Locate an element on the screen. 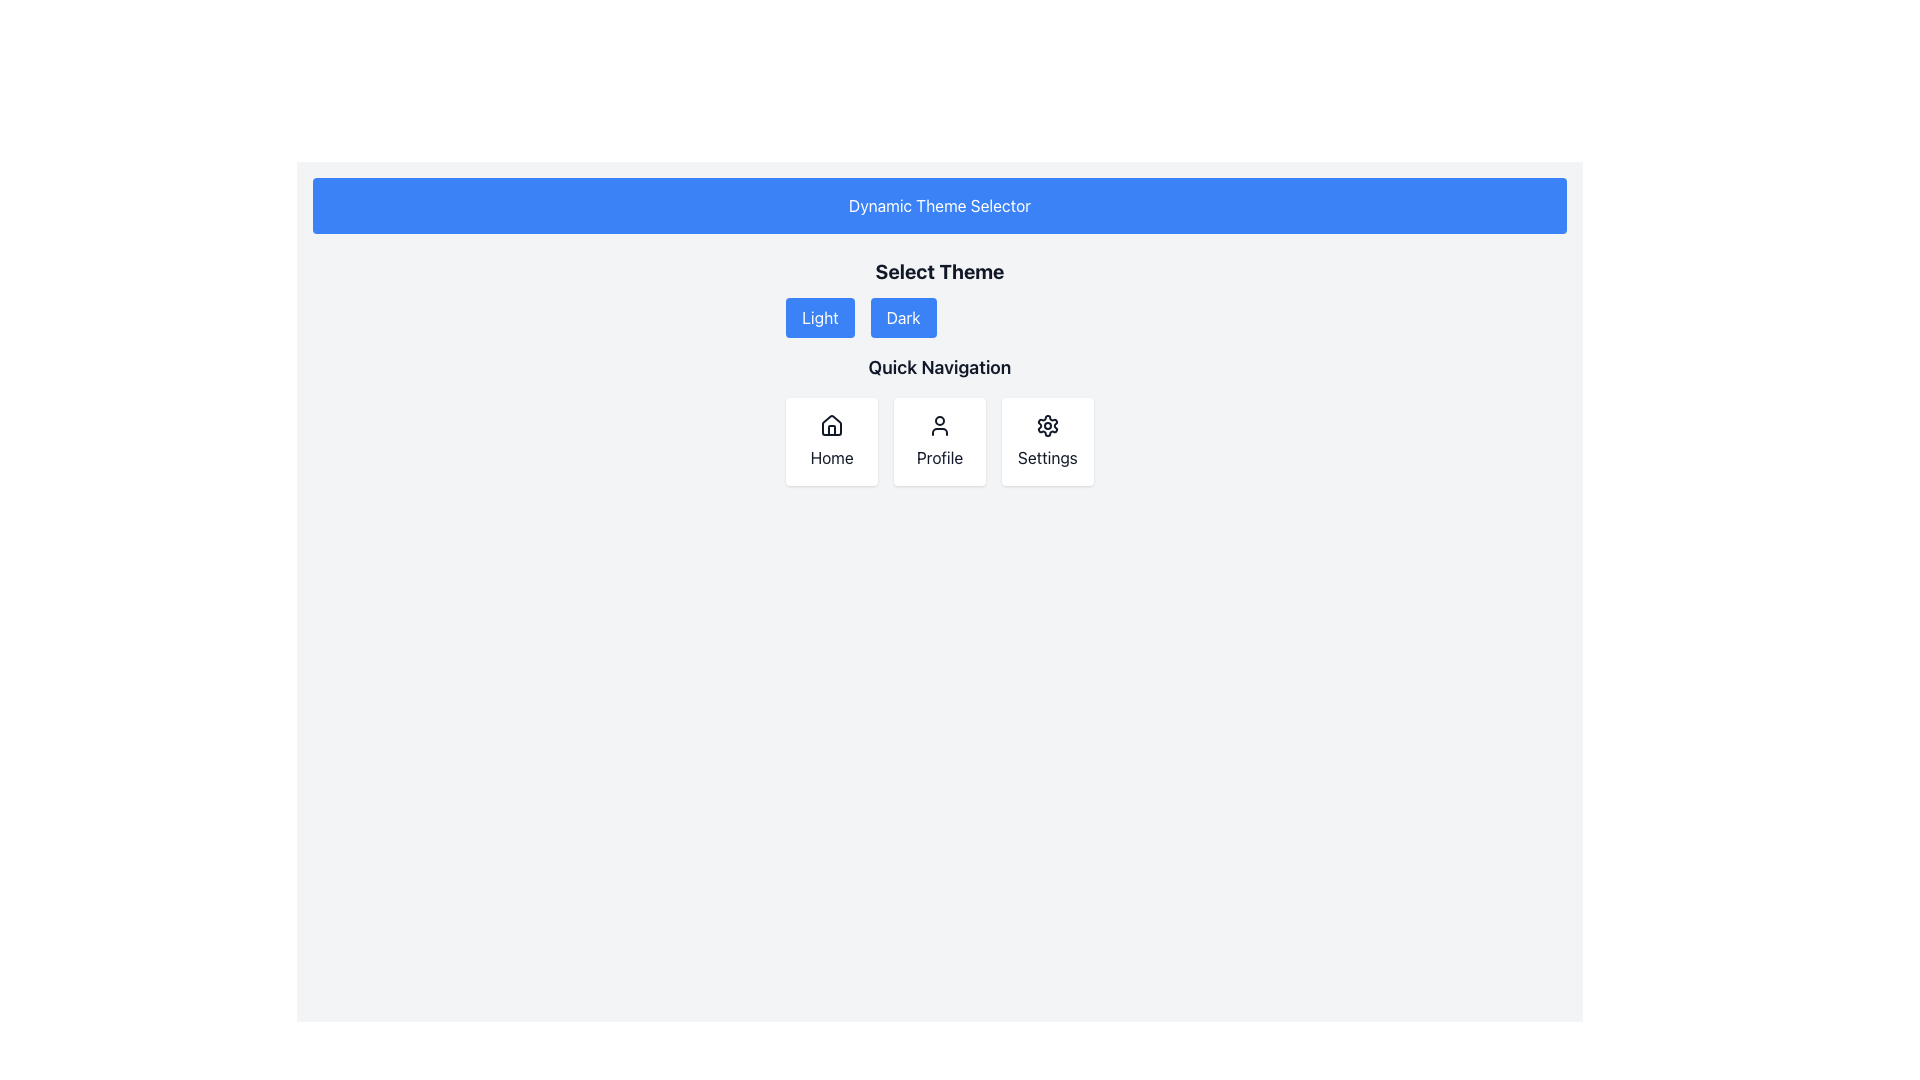  the house icon located at the top of the 'Home' navigation card is located at coordinates (832, 424).